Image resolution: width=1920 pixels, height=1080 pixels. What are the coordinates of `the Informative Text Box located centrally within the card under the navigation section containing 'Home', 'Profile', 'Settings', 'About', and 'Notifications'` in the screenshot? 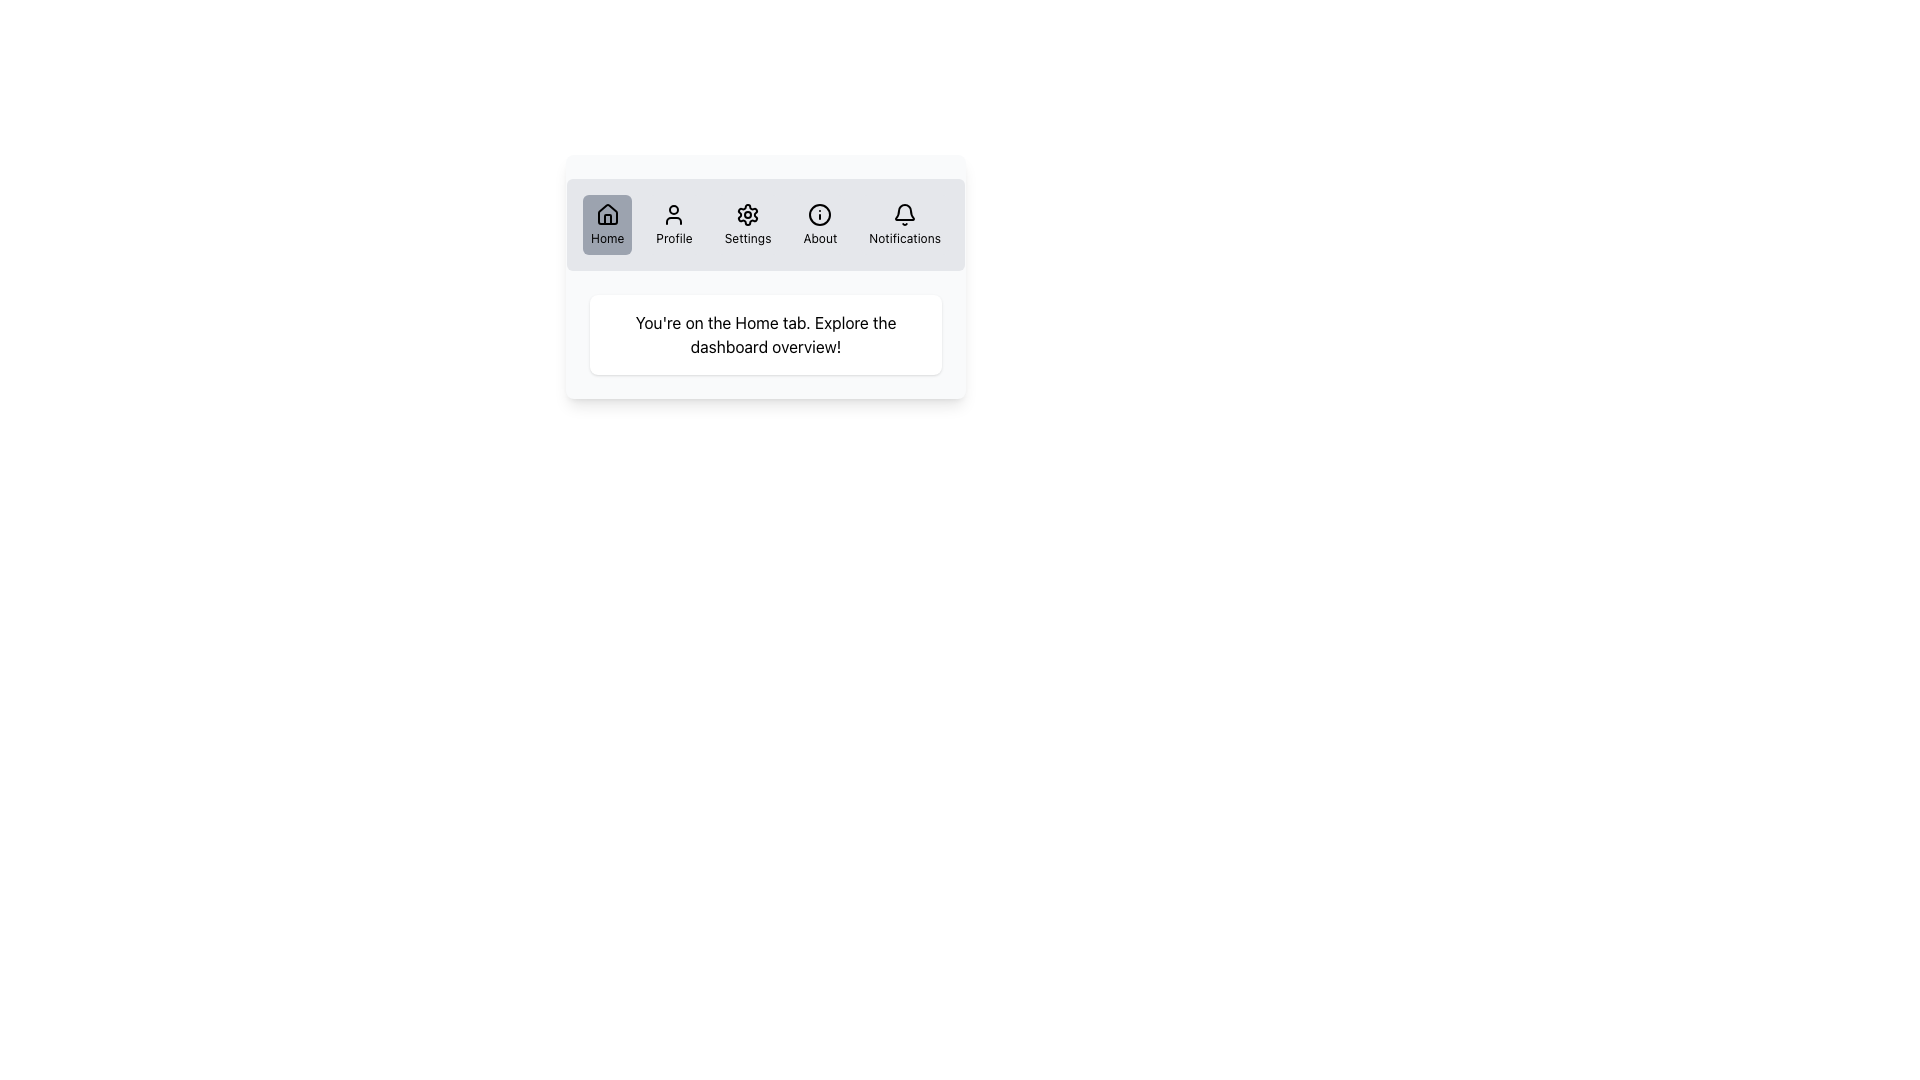 It's located at (765, 334).